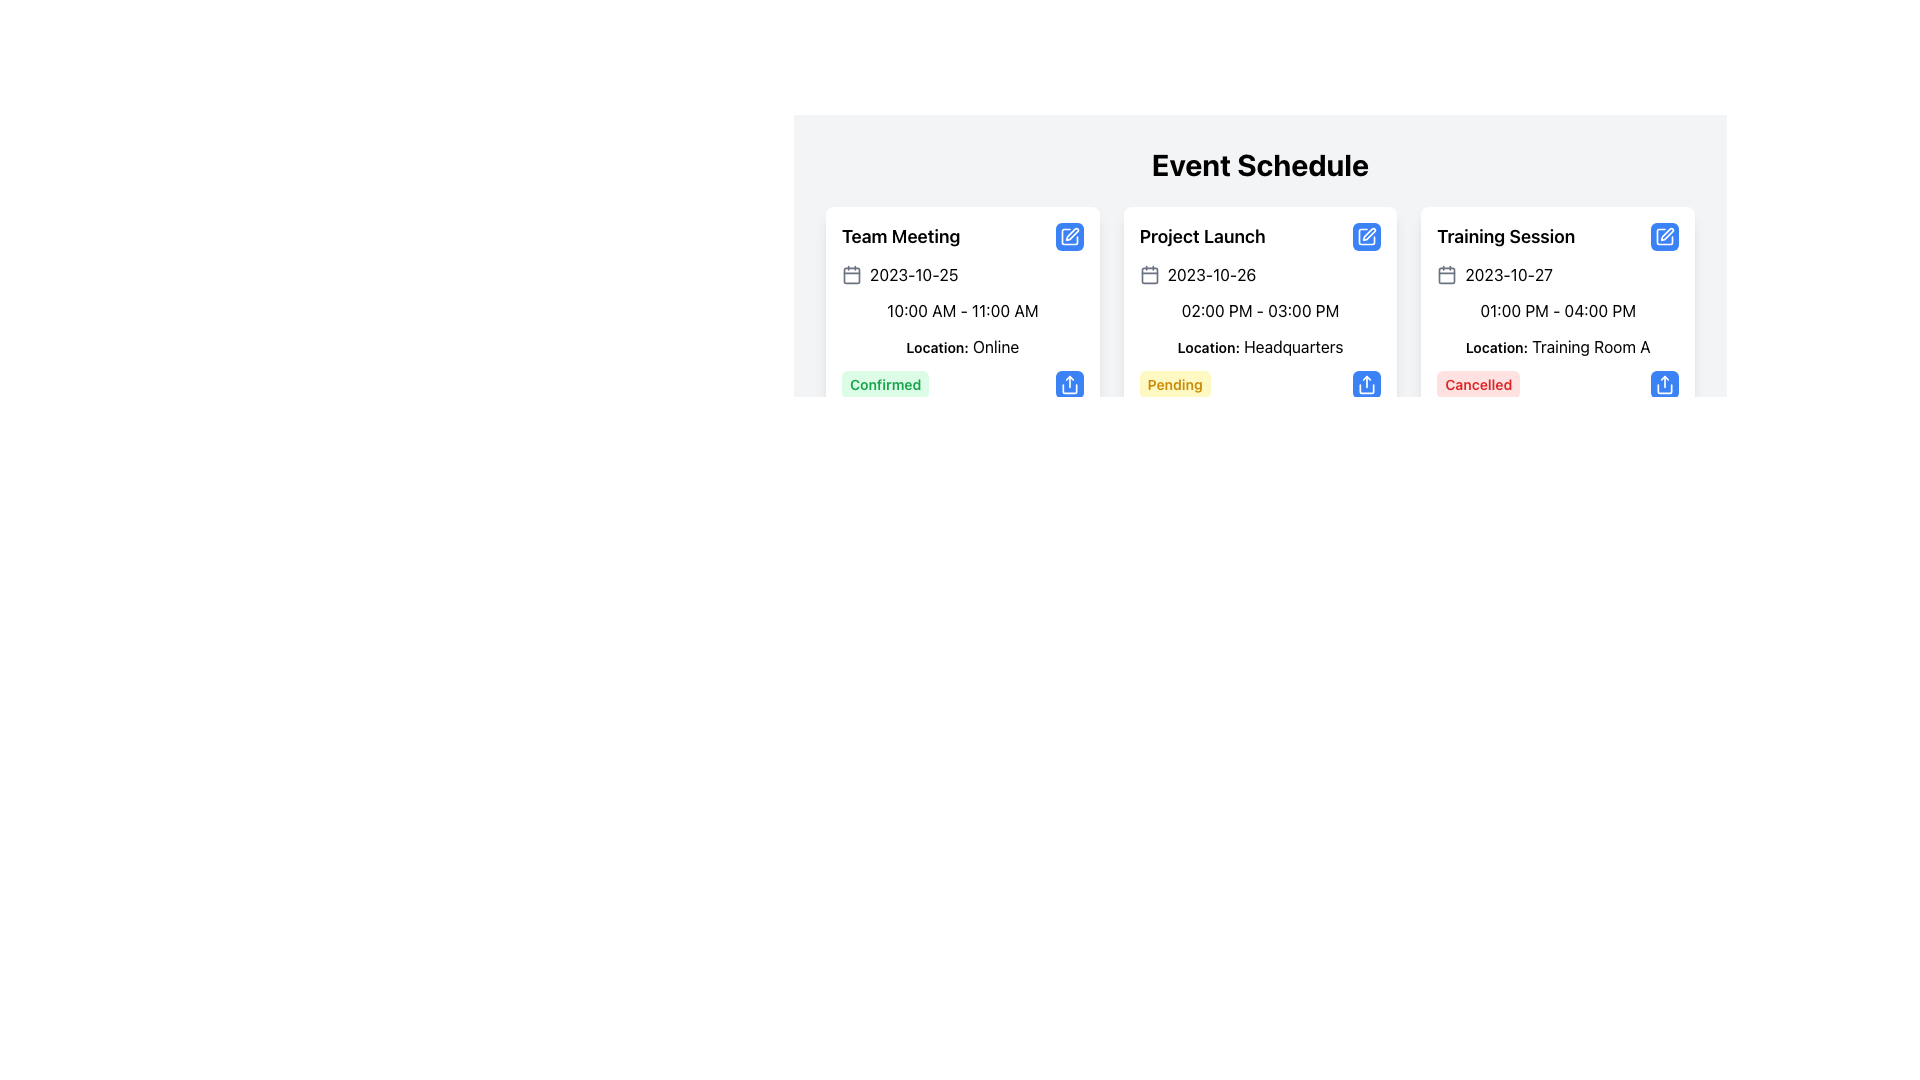 The width and height of the screenshot is (1920, 1080). Describe the element at coordinates (1665, 235) in the screenshot. I see `the edit button located at the top right corner of the 'Training Session' card to initiate an edit action` at that location.